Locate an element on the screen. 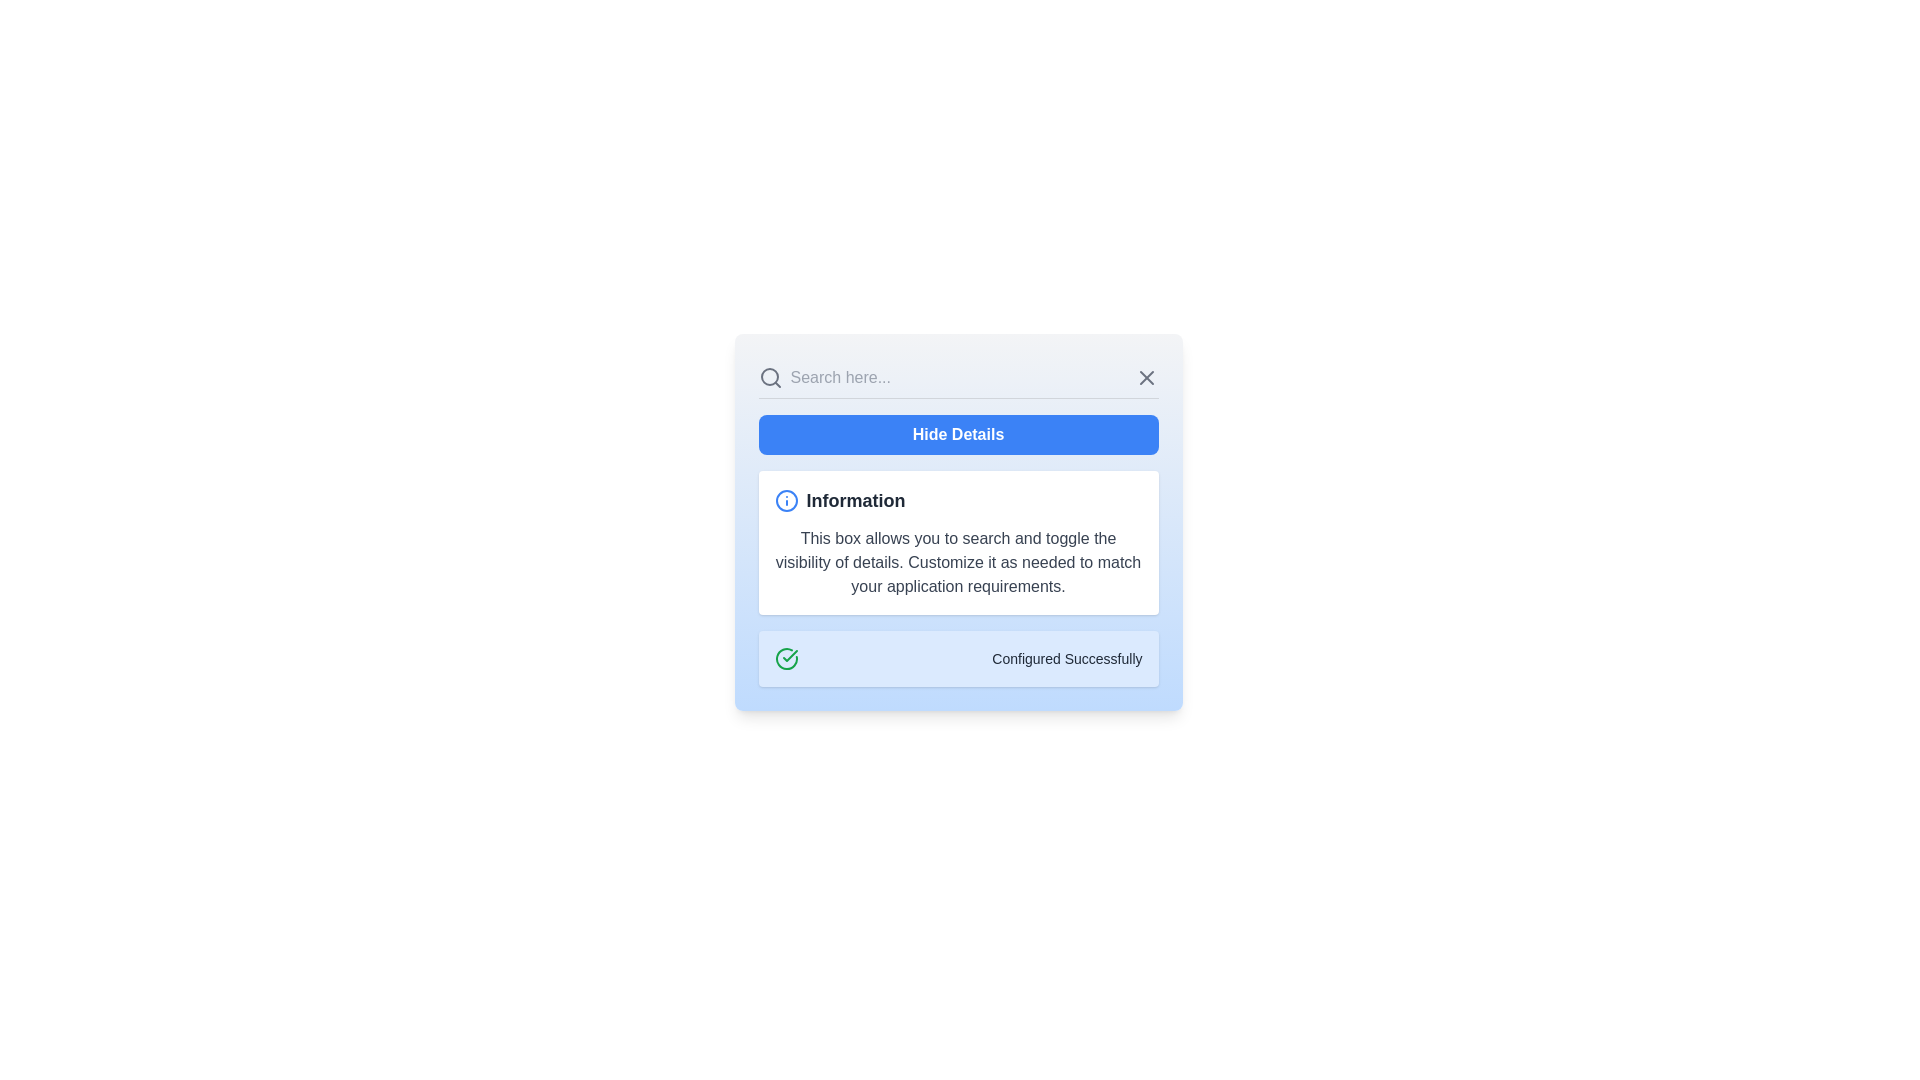 Image resolution: width=1920 pixels, height=1080 pixels. the circular part of the search magnifying glass icon located in the top-left section of the interface within a search input field is located at coordinates (768, 377).